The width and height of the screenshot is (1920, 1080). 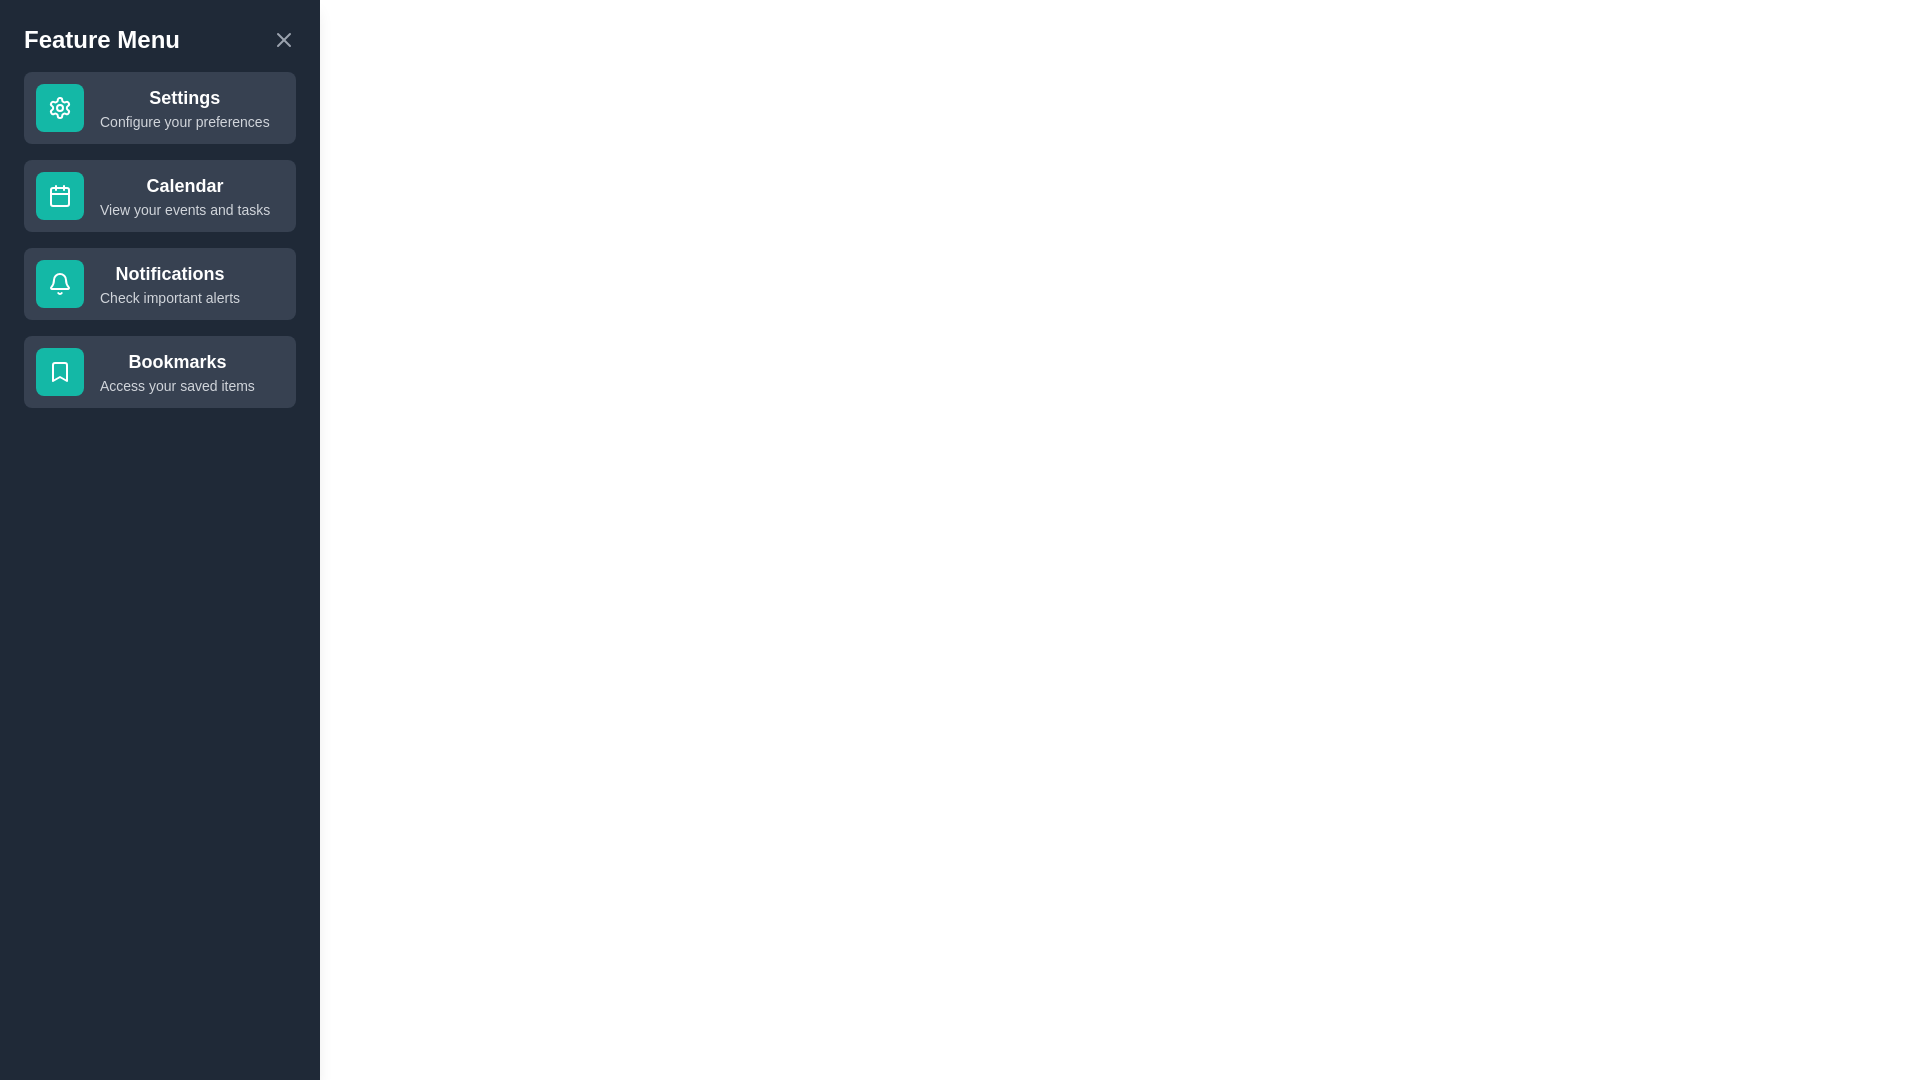 What do you see at coordinates (158, 284) in the screenshot?
I see `the feature labeled Notifications to select it` at bounding box center [158, 284].